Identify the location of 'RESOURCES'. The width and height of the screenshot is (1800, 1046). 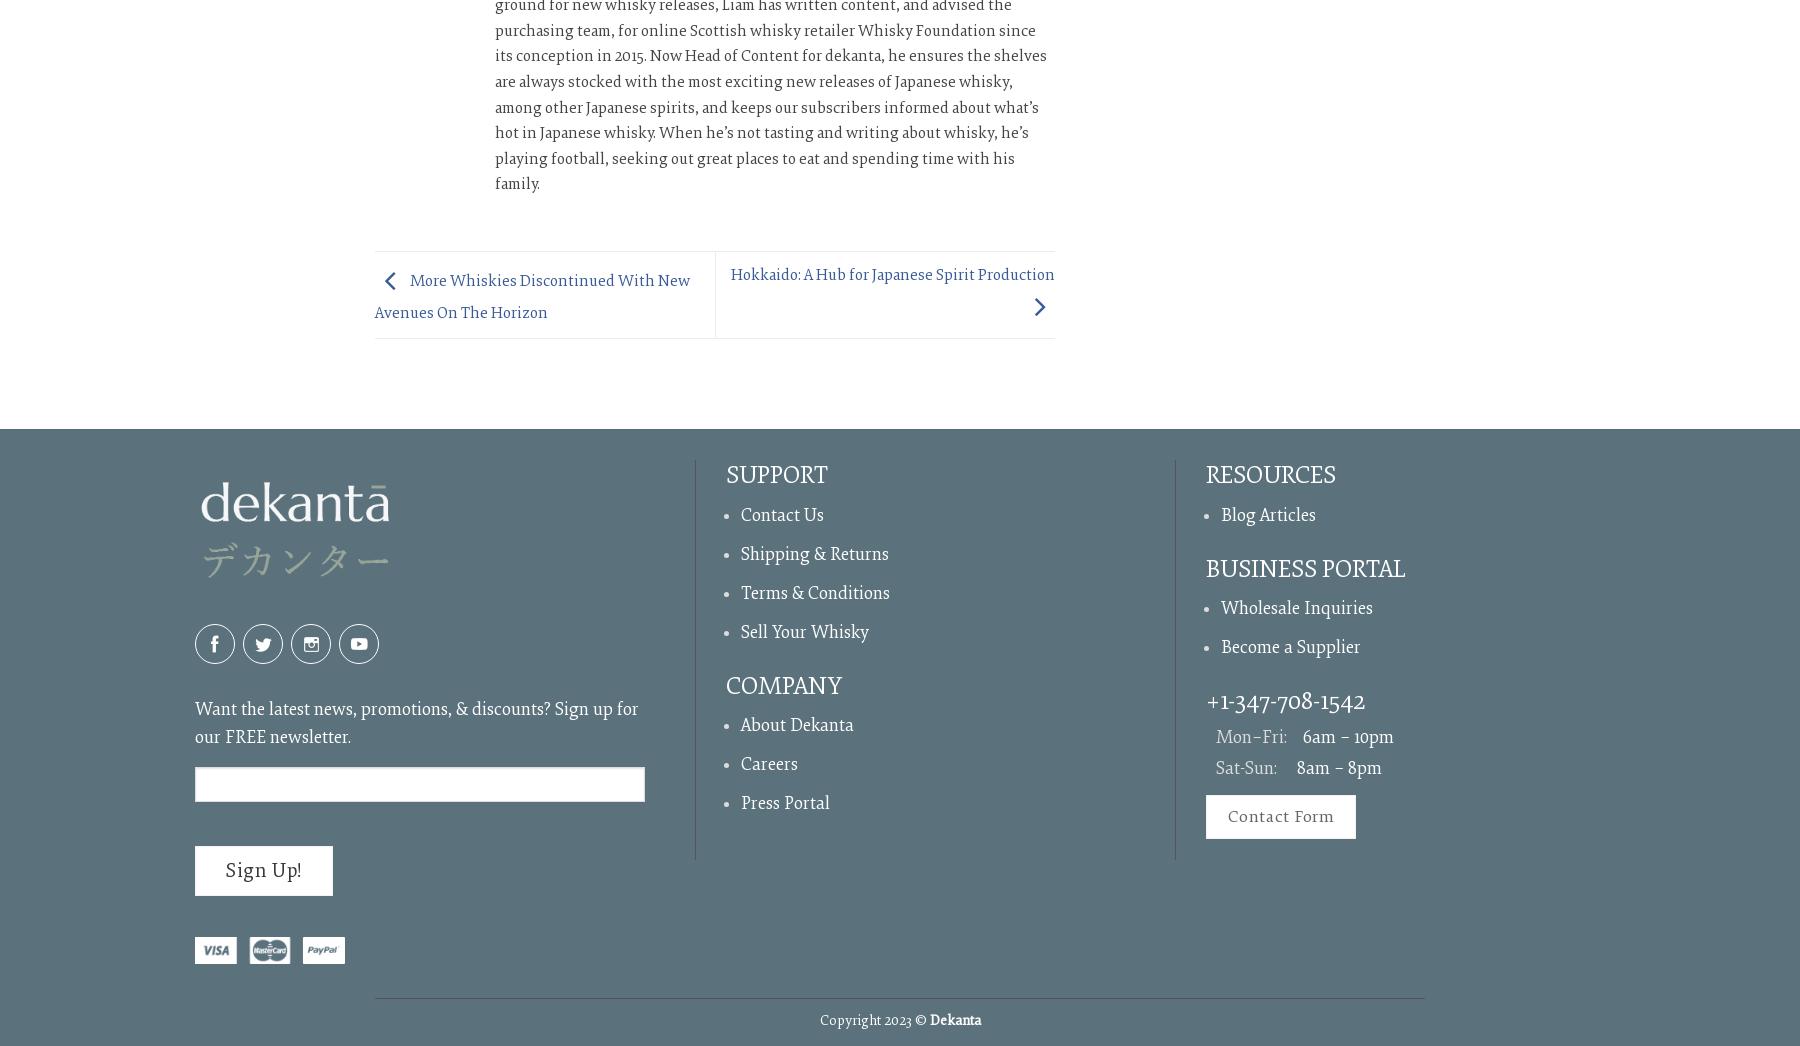
(1270, 475).